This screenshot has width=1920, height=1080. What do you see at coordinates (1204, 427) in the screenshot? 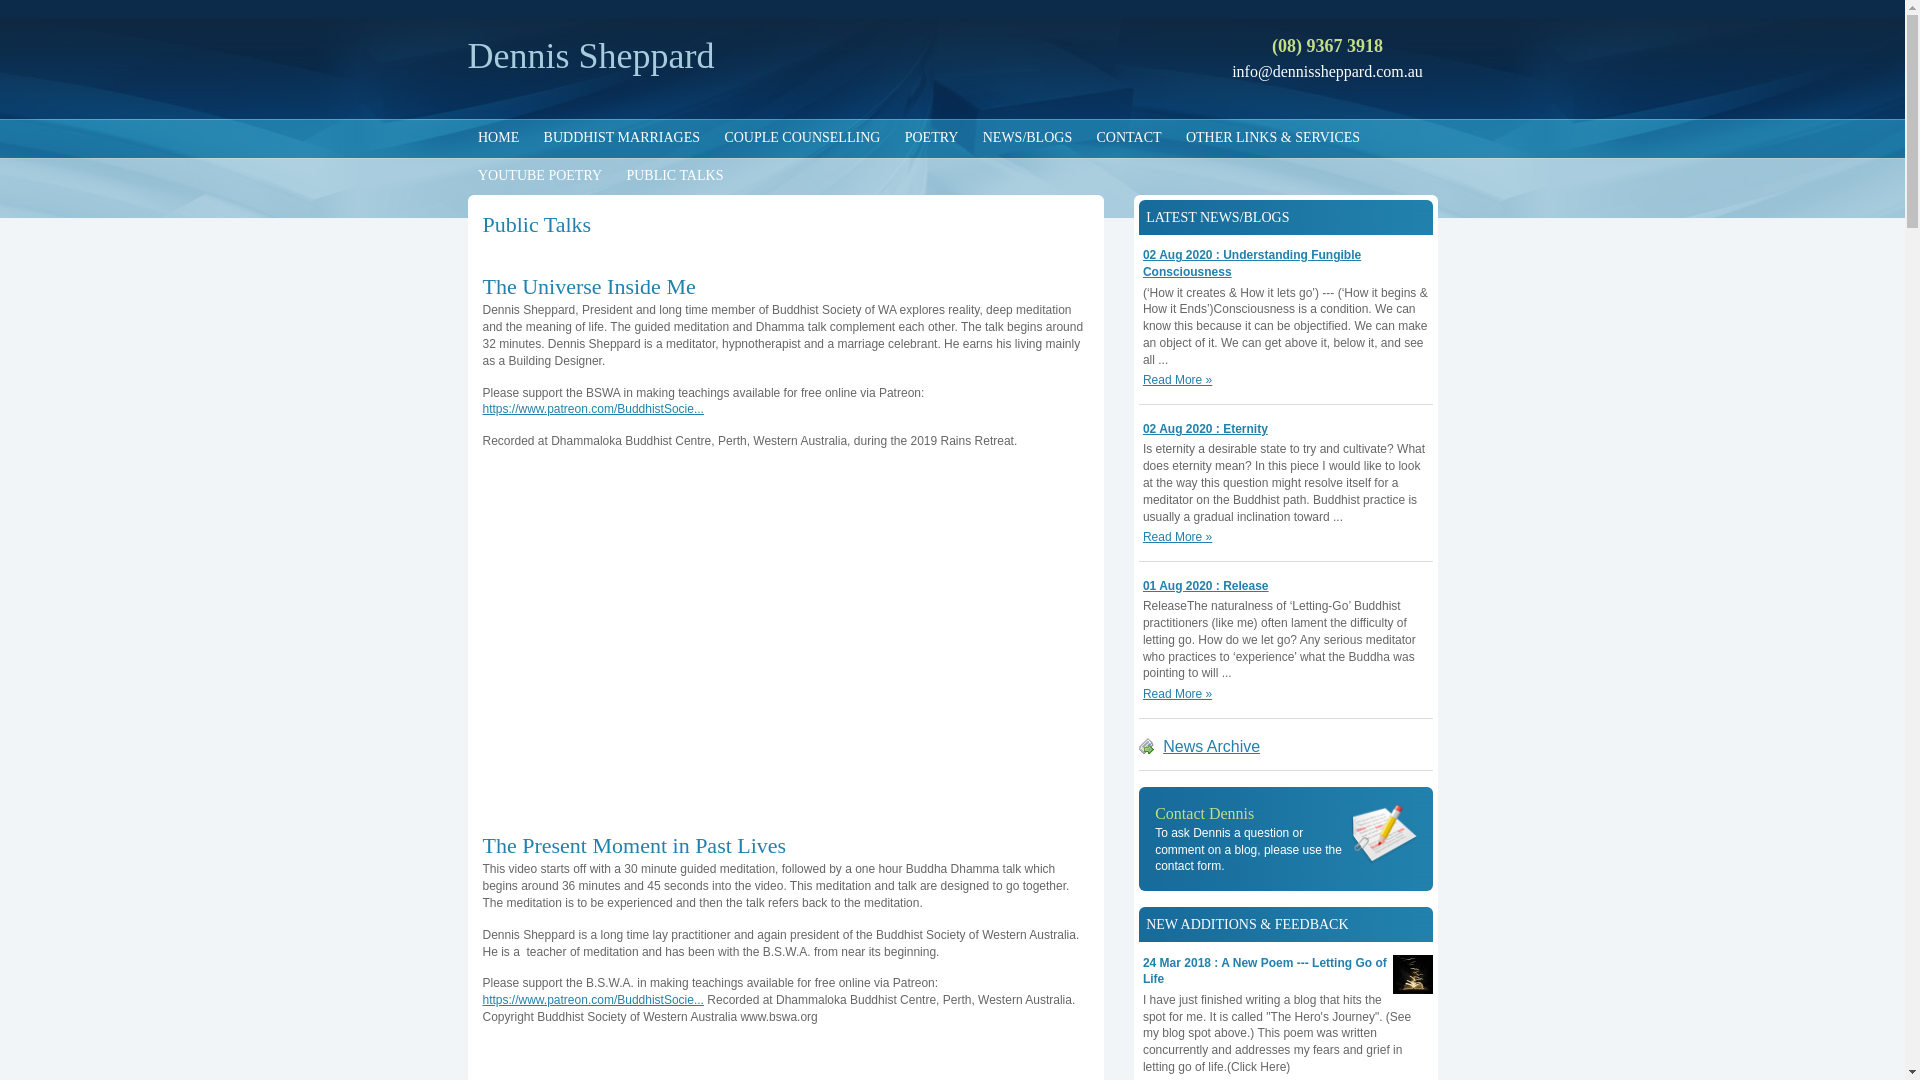
I see `'02 Aug 2020 : Eternity'` at bounding box center [1204, 427].